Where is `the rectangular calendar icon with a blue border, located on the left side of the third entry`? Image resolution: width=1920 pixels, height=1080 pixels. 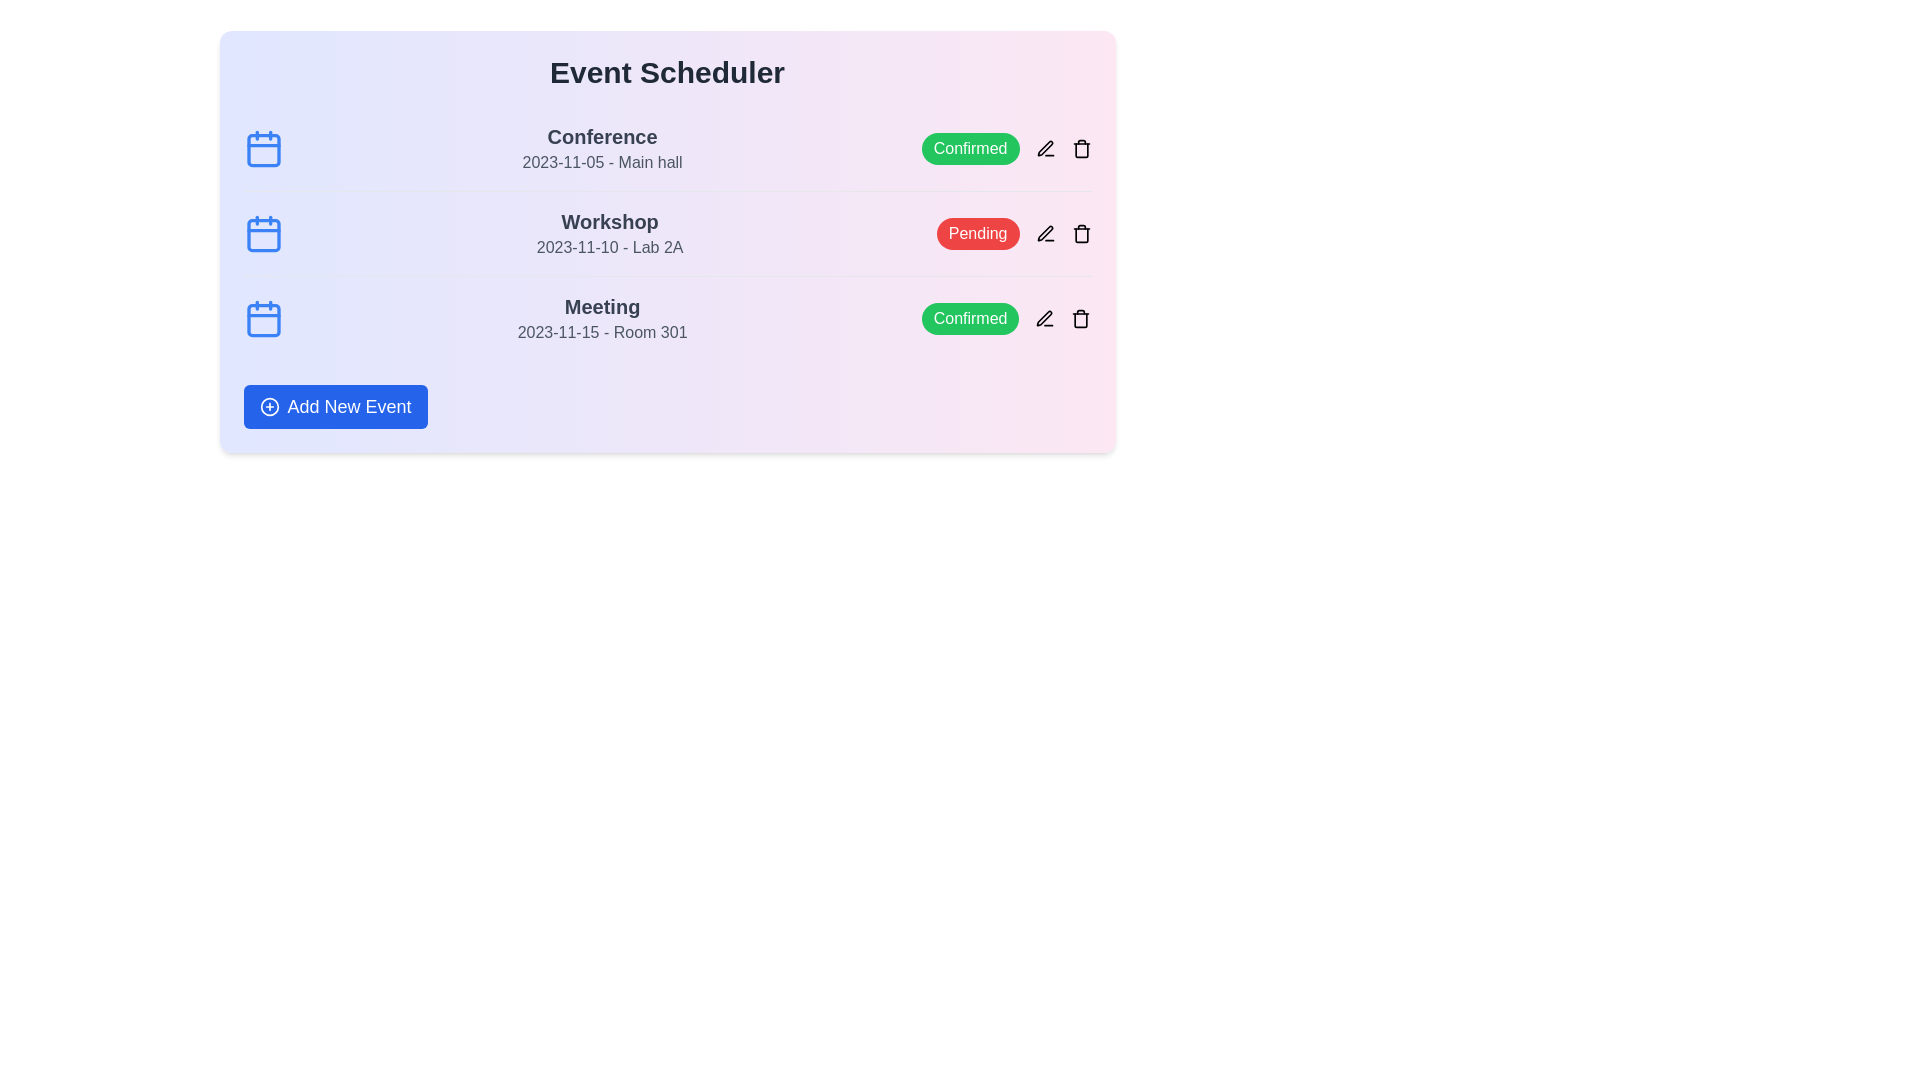
the rectangular calendar icon with a blue border, located on the left side of the third entry is located at coordinates (262, 319).